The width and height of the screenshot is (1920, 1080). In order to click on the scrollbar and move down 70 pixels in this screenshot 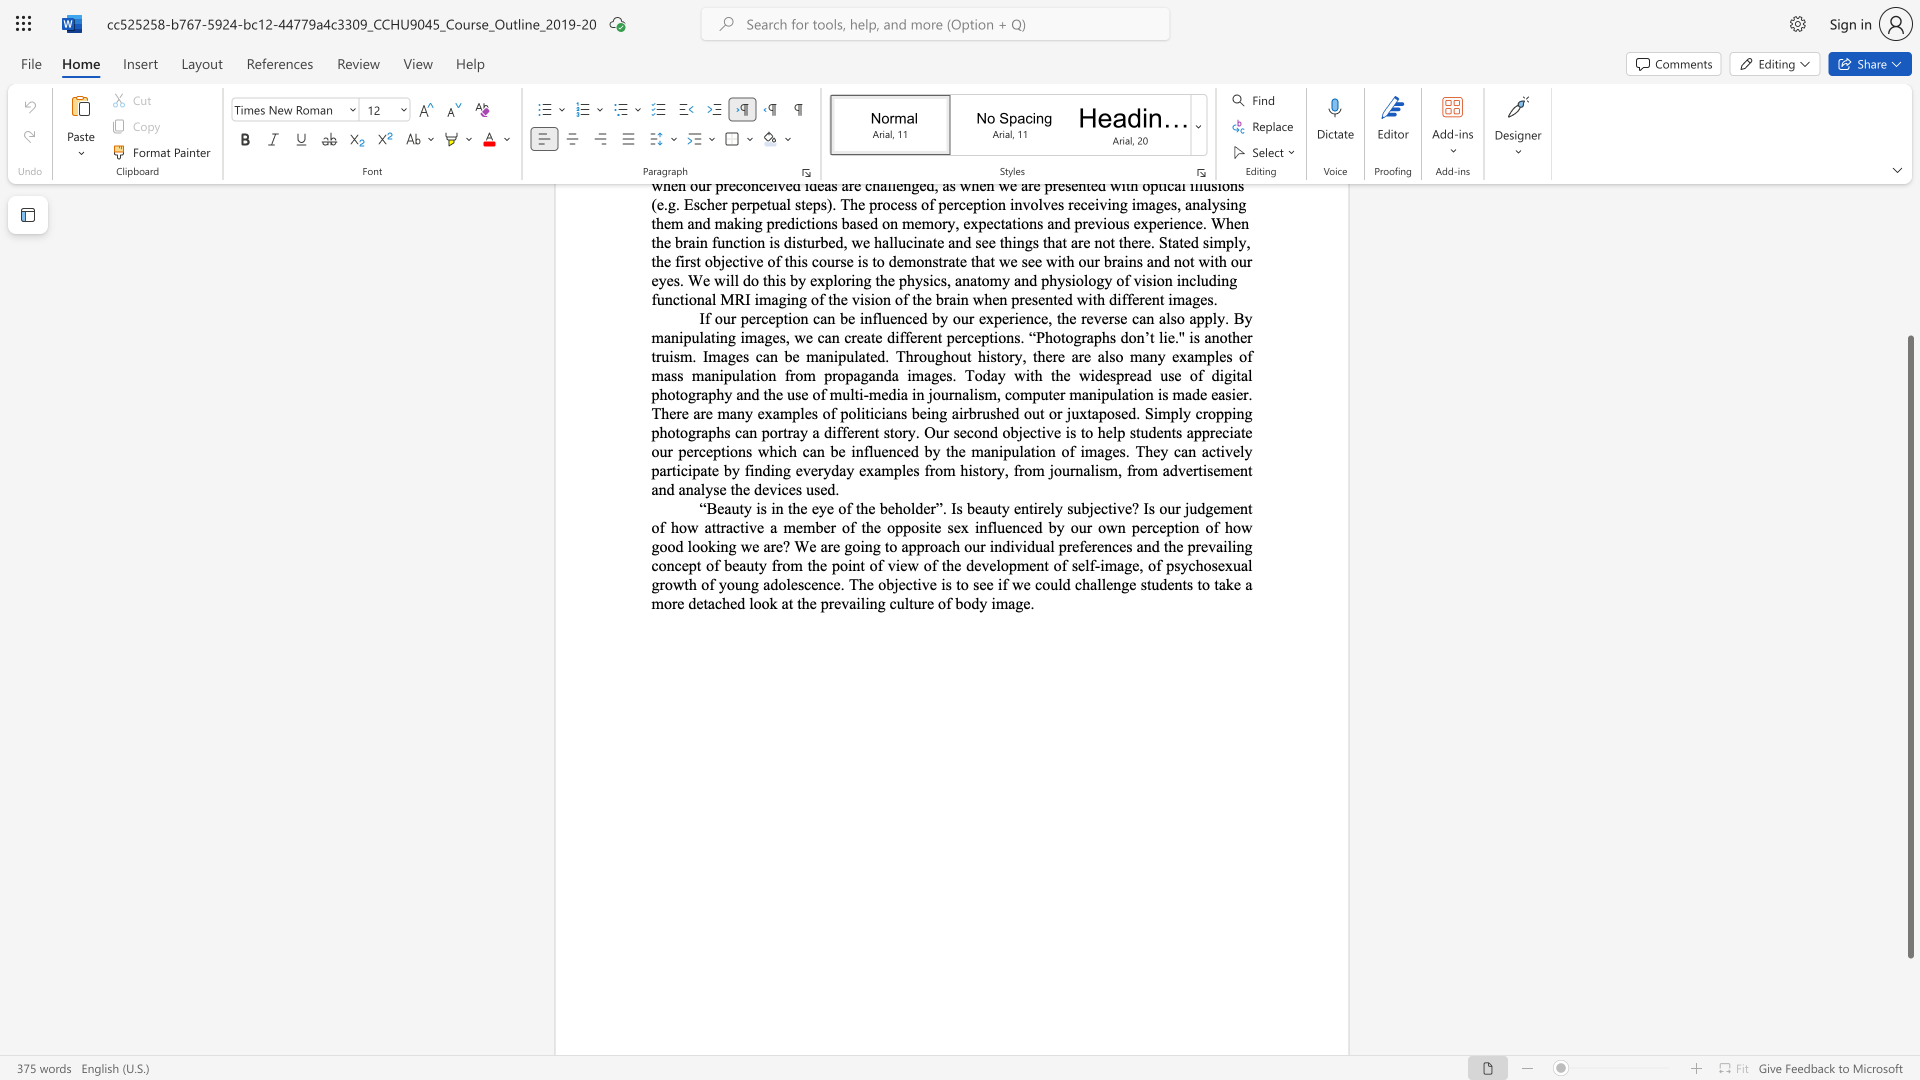, I will do `click(1909, 647)`.